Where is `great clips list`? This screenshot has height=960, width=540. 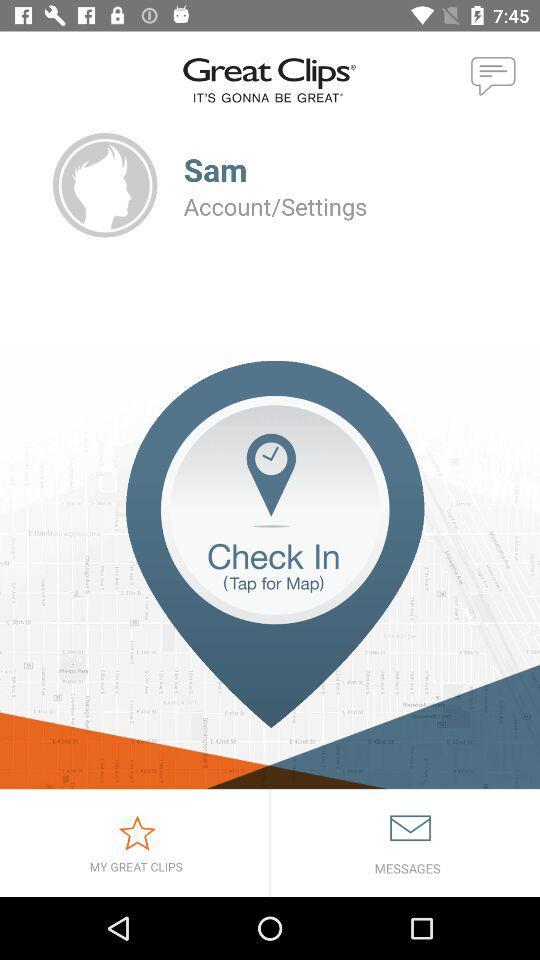
great clips list is located at coordinates (134, 842).